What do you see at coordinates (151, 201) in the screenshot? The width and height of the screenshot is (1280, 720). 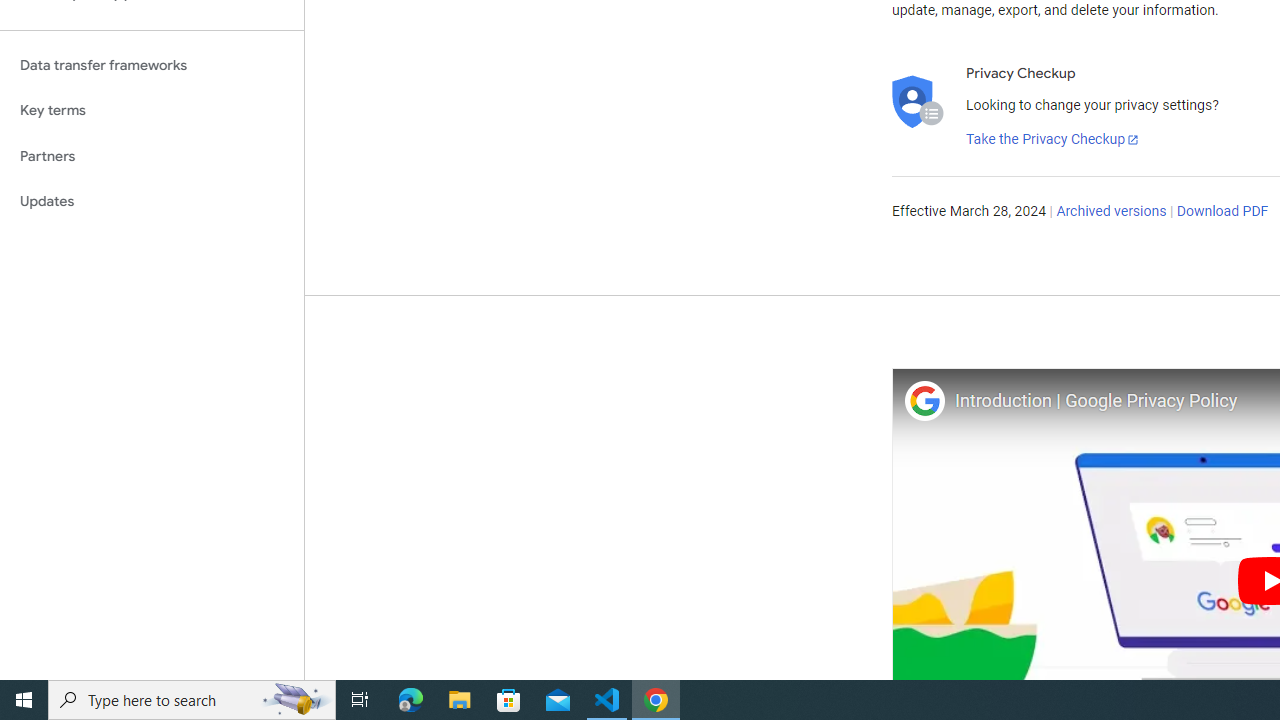 I see `'Updates'` at bounding box center [151, 201].